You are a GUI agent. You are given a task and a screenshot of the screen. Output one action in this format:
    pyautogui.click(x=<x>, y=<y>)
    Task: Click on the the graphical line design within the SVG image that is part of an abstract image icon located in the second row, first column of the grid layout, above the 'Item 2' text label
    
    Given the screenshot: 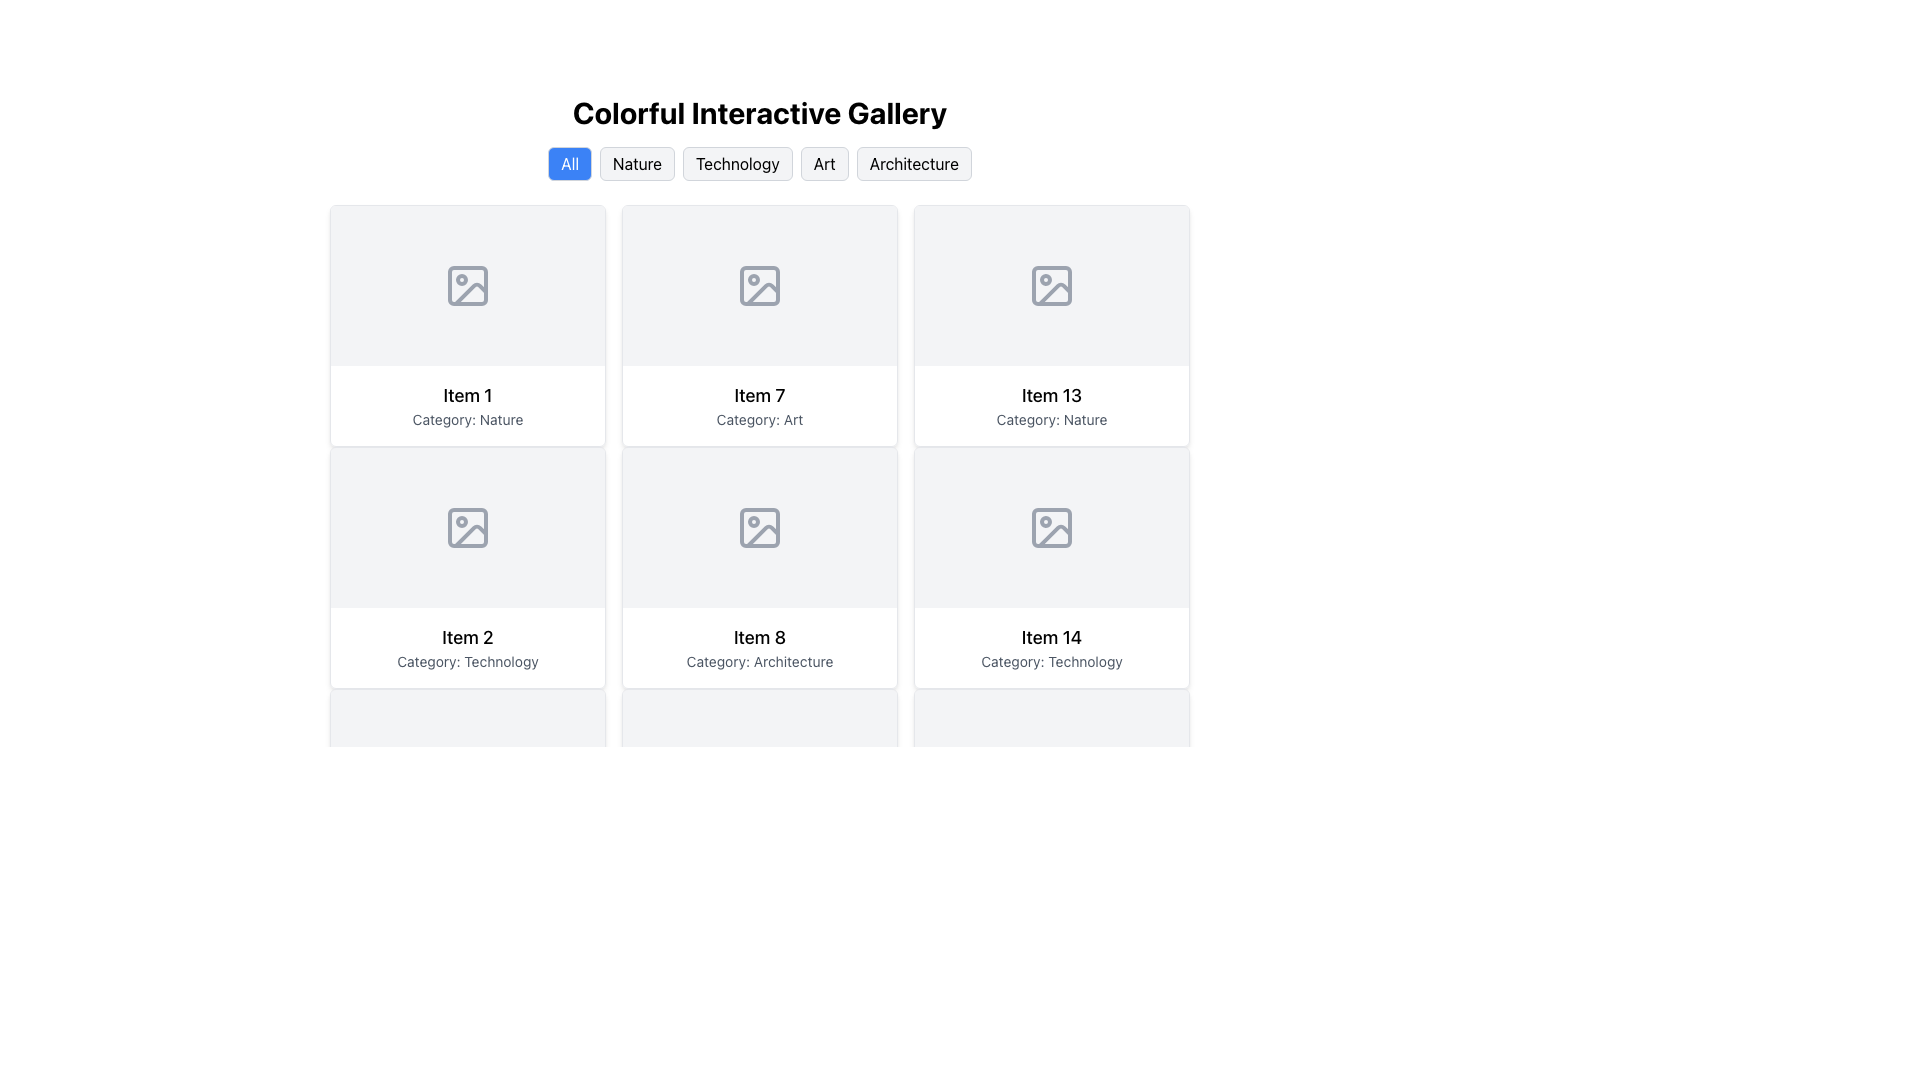 What is the action you would take?
    pyautogui.click(x=469, y=535)
    